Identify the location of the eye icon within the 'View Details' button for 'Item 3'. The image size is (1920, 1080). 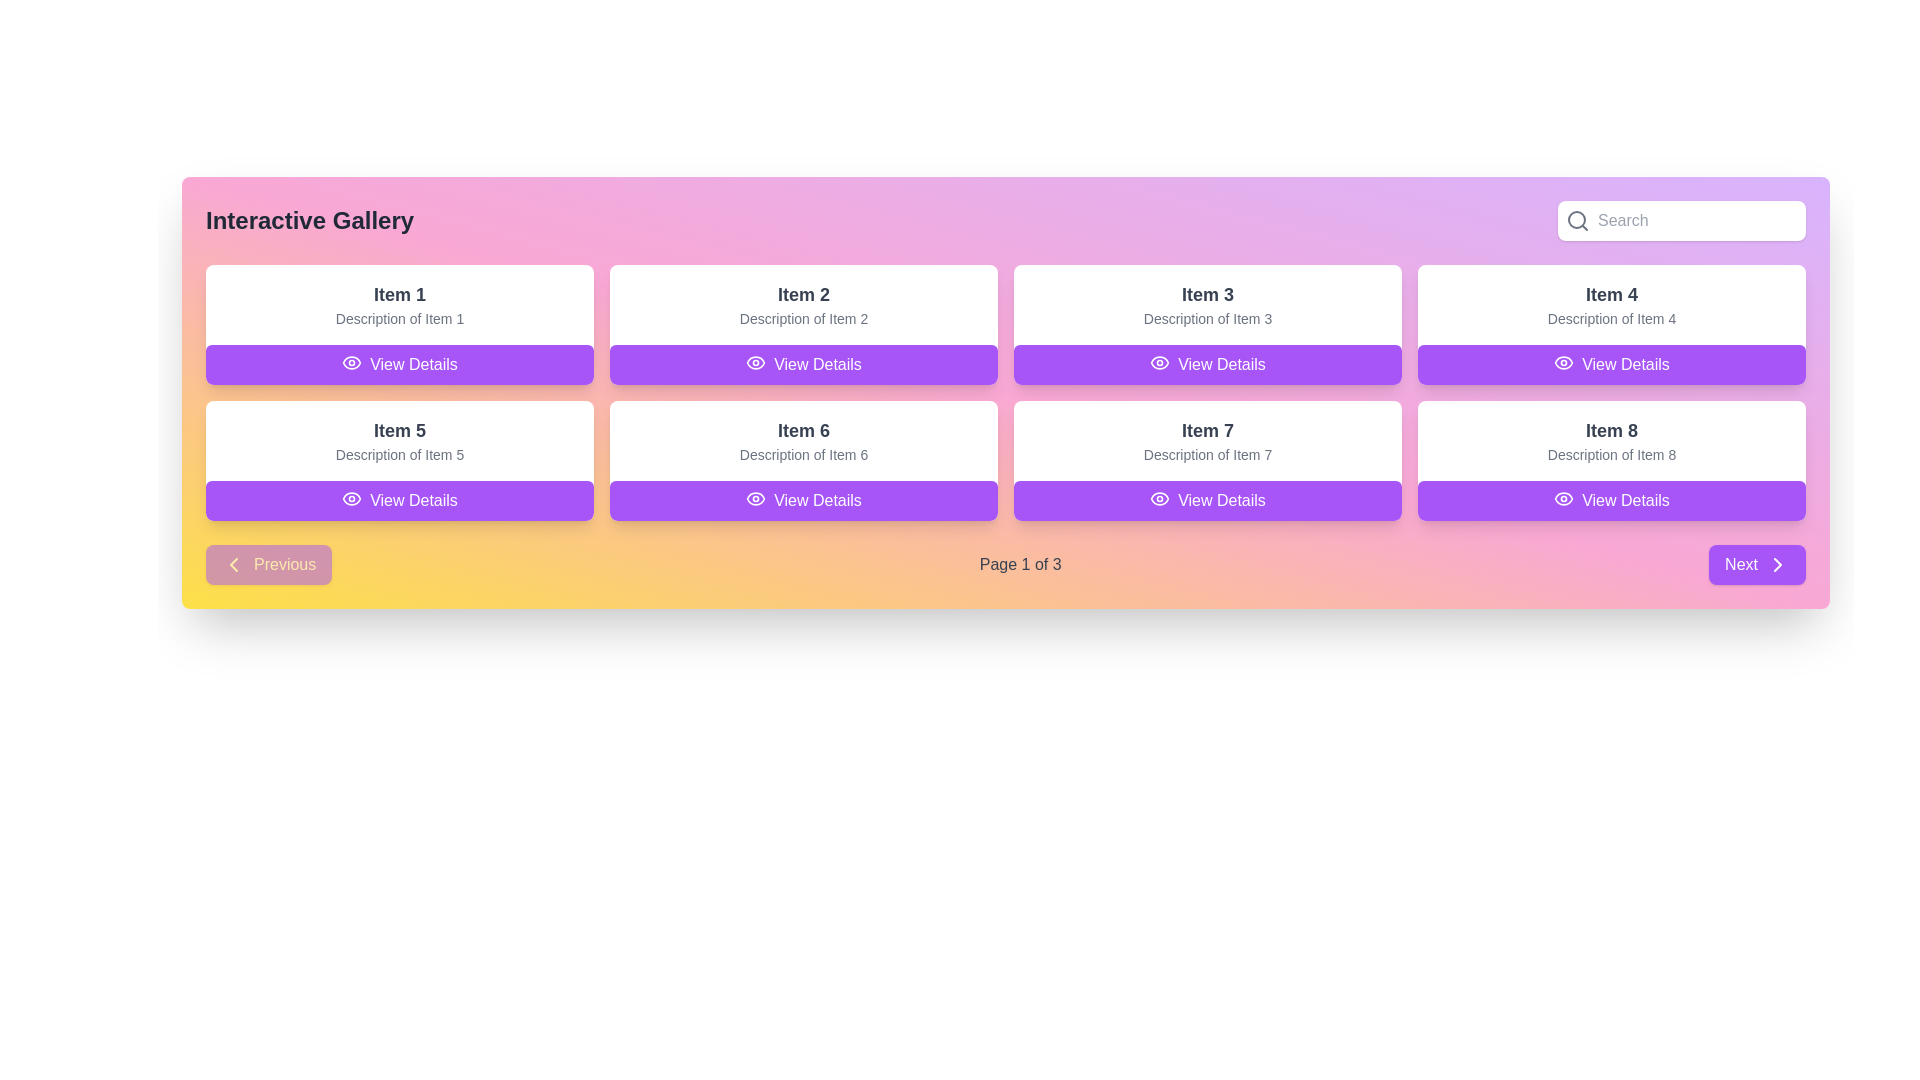
(1160, 362).